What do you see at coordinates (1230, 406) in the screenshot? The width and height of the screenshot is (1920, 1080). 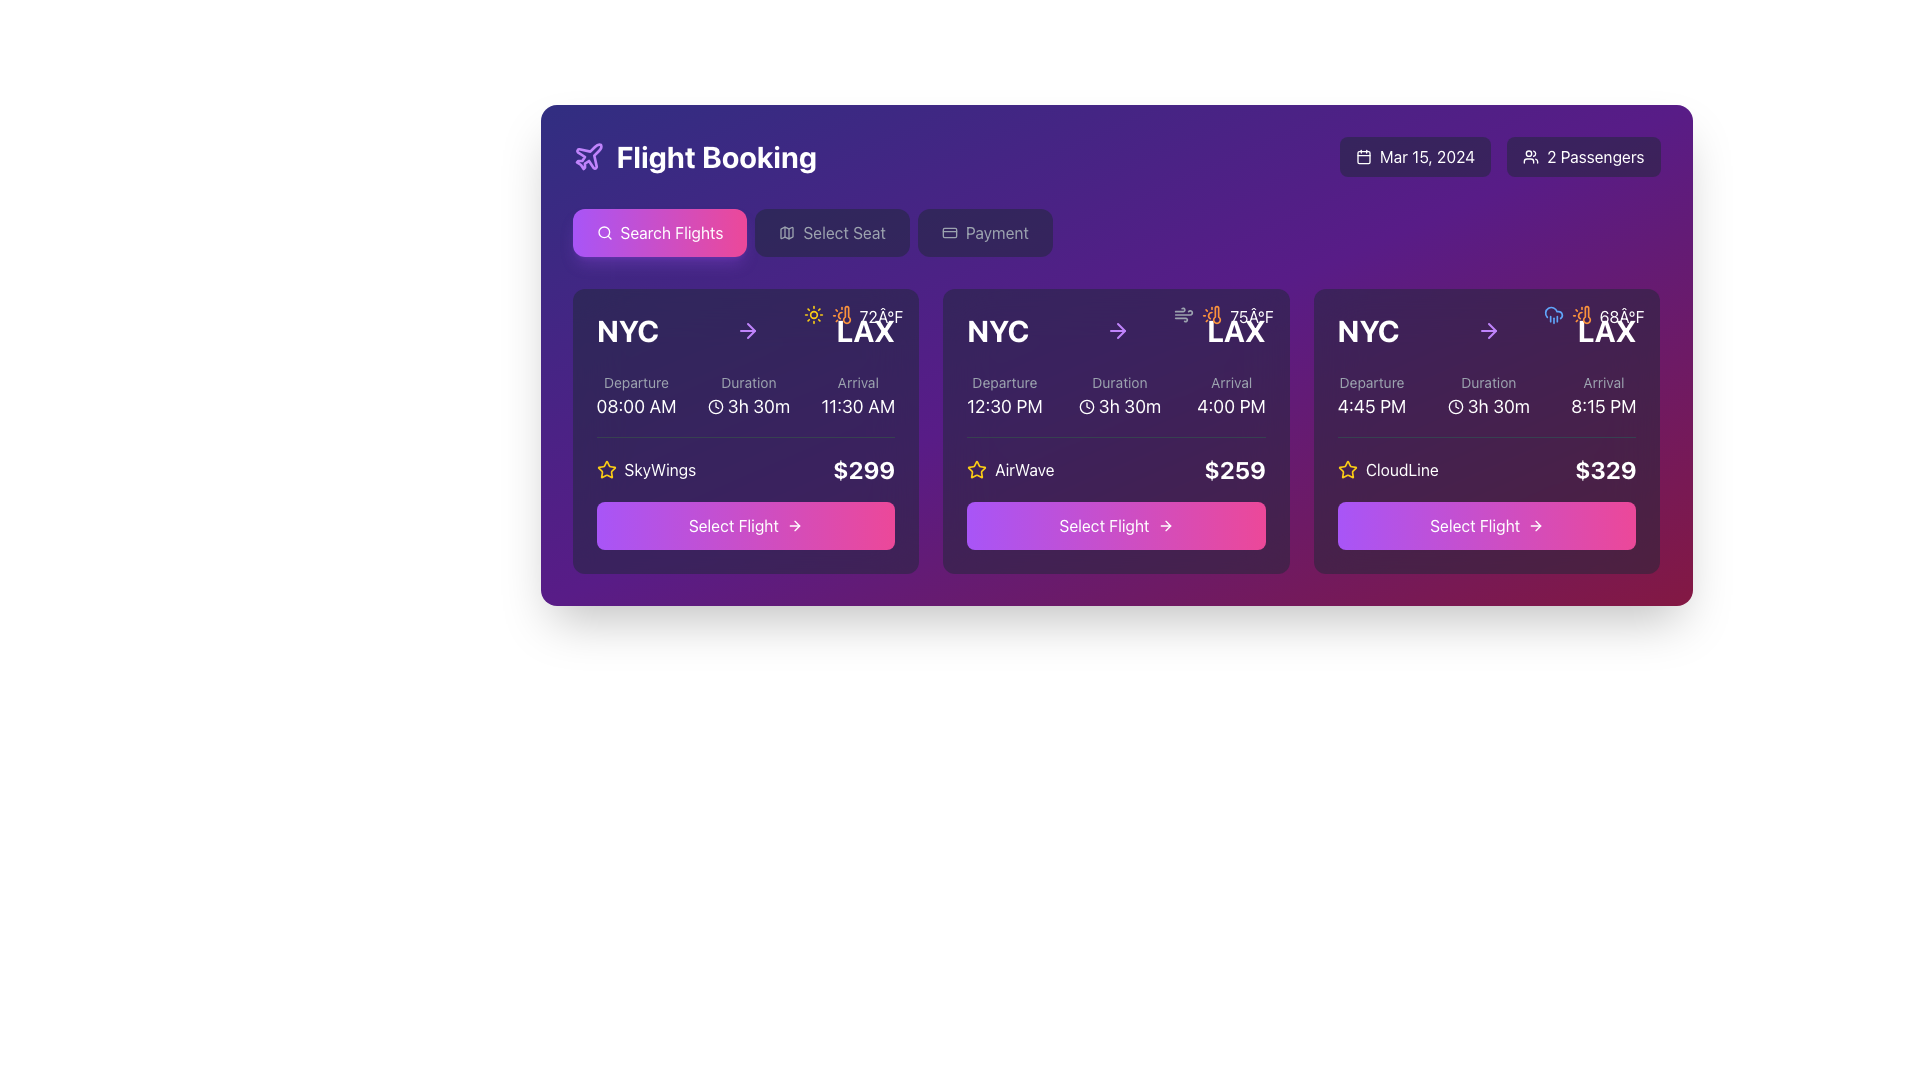 I see `the text displaying the scheduled arrival time of the flight, positioned under the label 'Arrival' in the lower part of the flight details card` at bounding box center [1230, 406].